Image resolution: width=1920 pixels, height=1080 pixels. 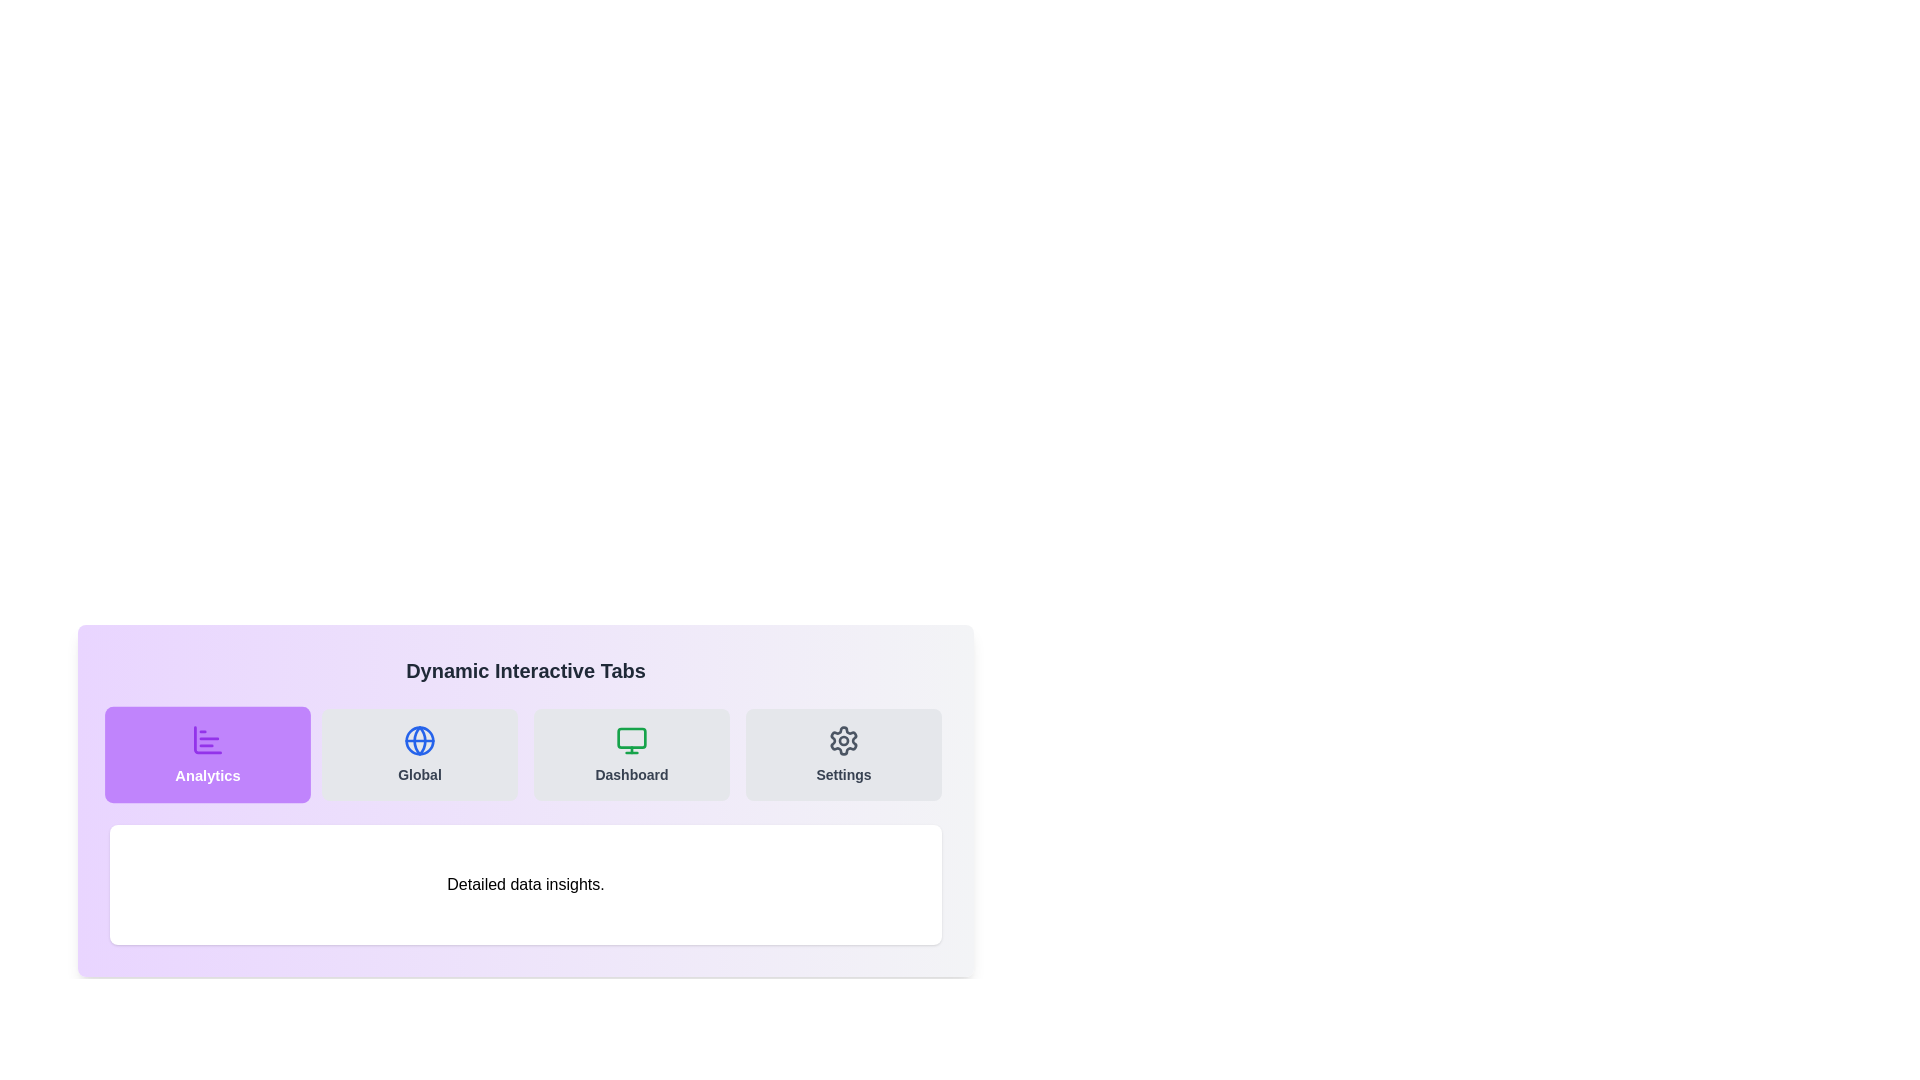 I want to click on text label that serves as the navigation element for the third tab, located under the 'Global' tab and to the left of the 'Settings' tab, so click(x=631, y=774).